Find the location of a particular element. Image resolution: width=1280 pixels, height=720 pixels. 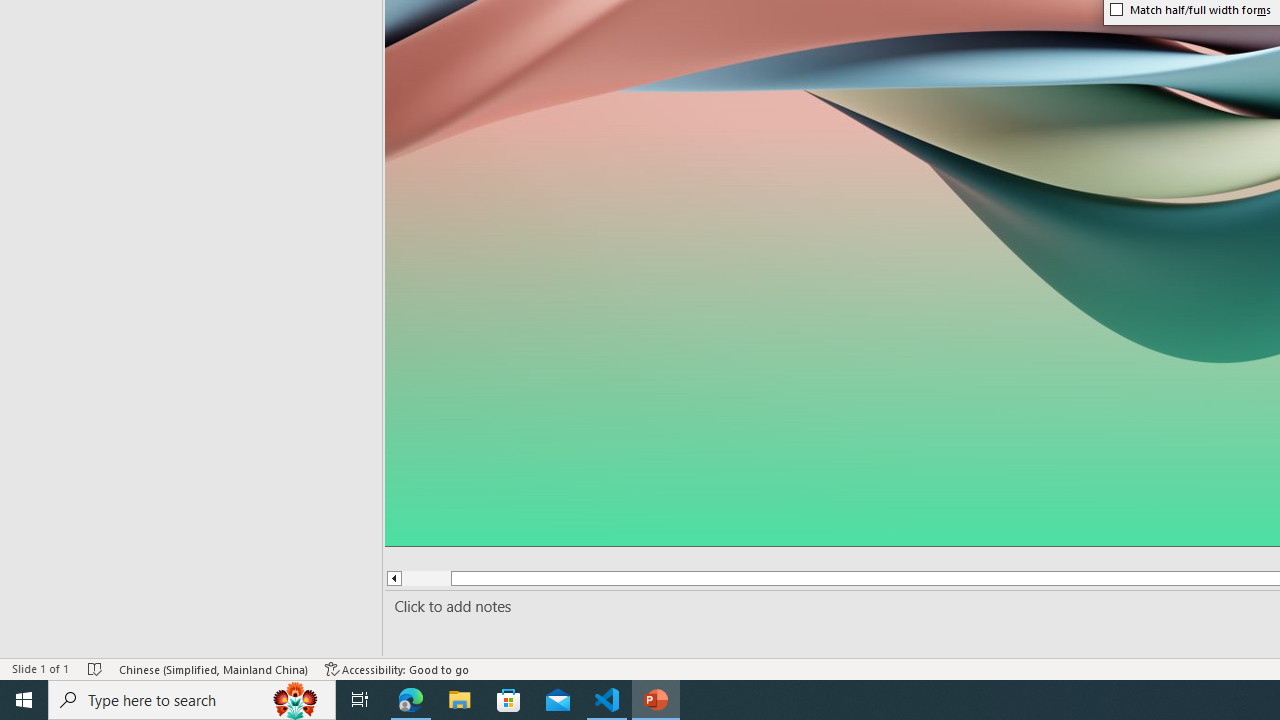

'Microsoft Store' is located at coordinates (509, 698).